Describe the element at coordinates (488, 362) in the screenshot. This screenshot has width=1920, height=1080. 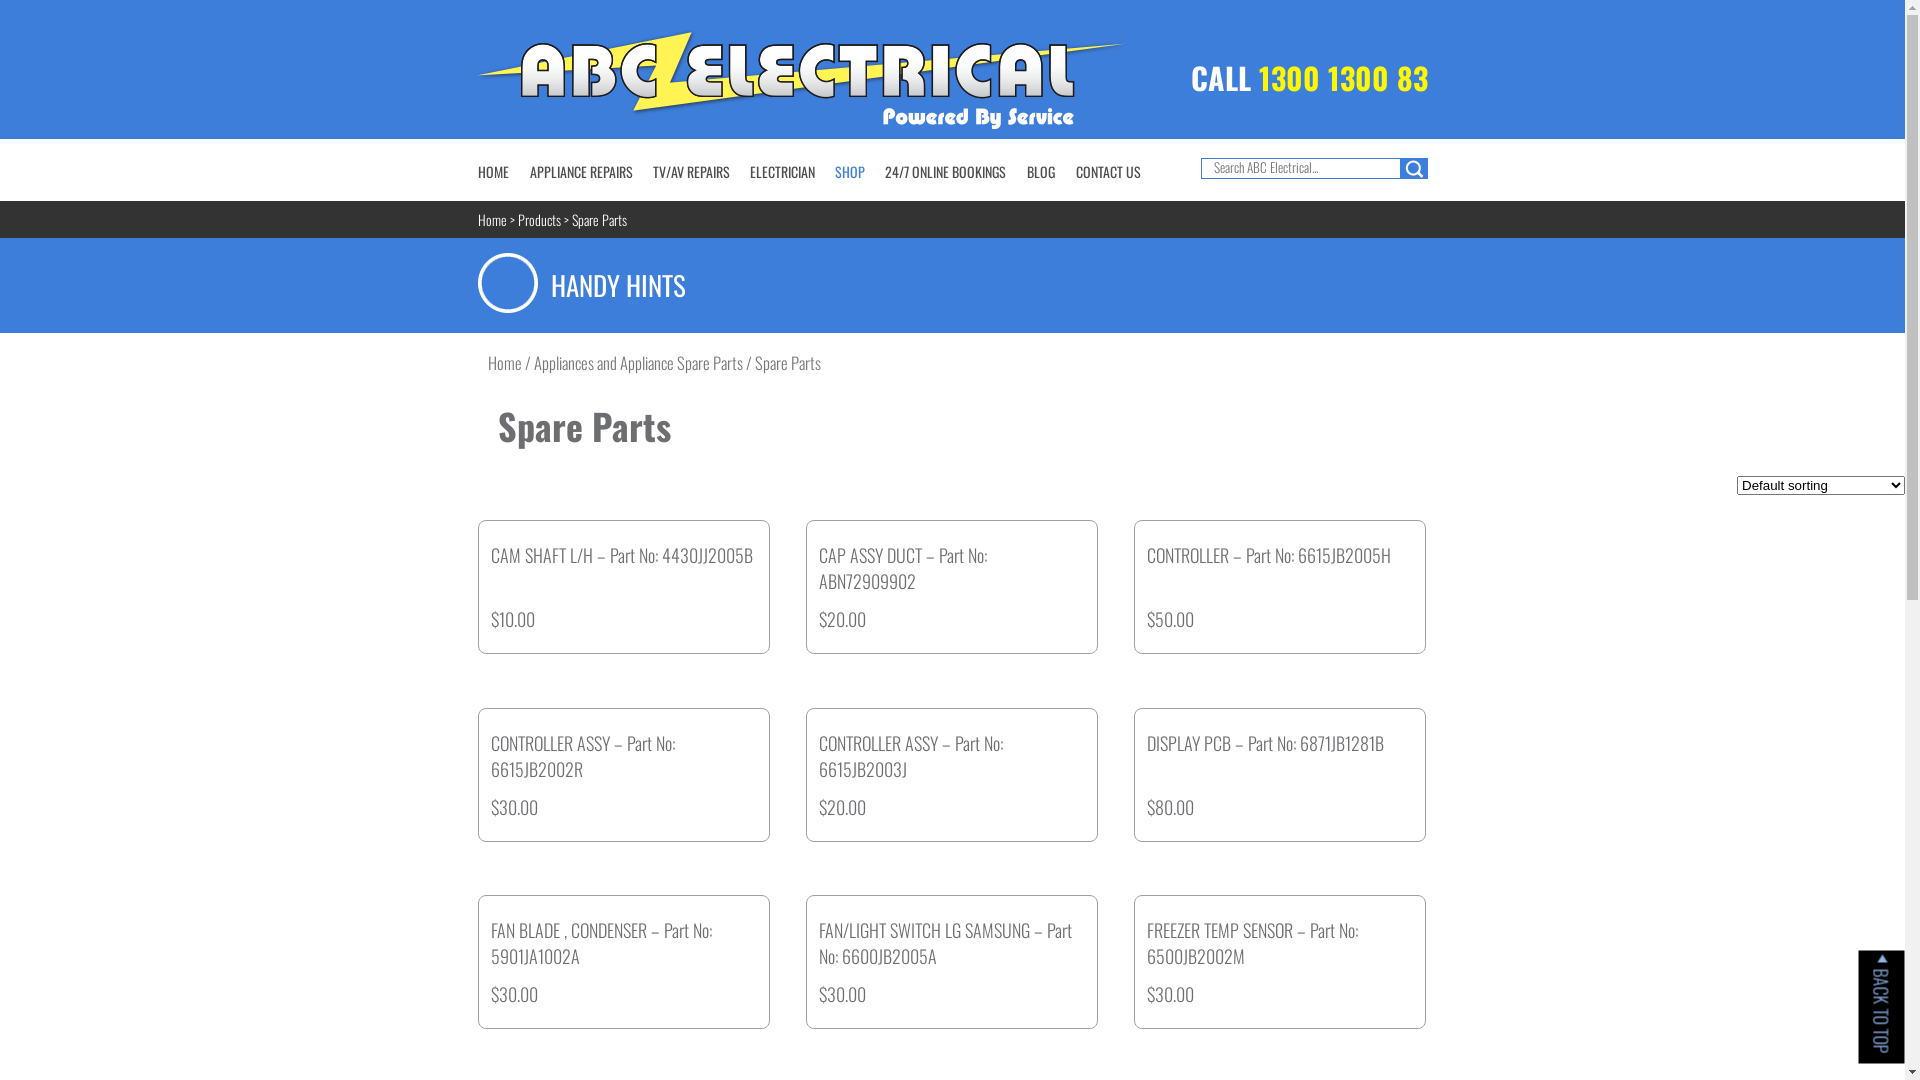
I see `'Home'` at that location.